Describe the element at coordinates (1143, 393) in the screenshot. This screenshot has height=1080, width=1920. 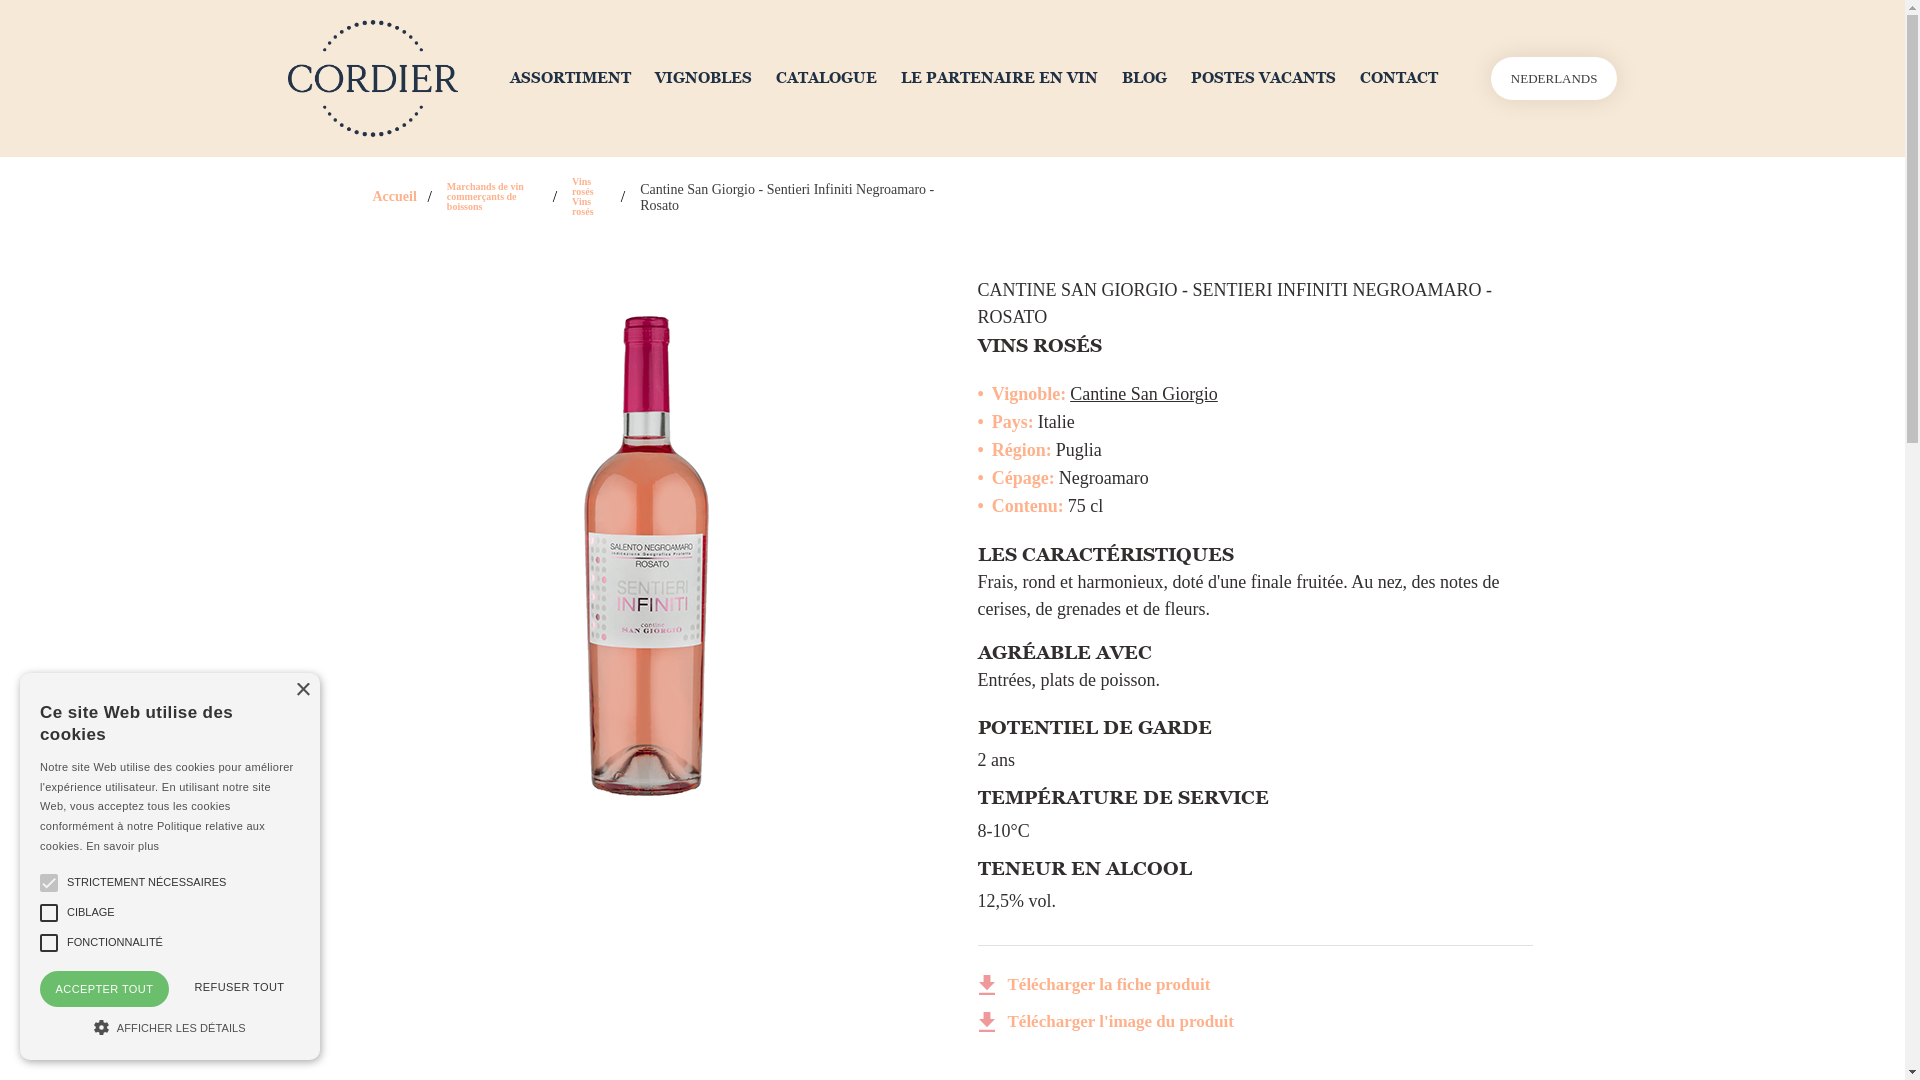
I see `'Cantine San Giorgio'` at that location.